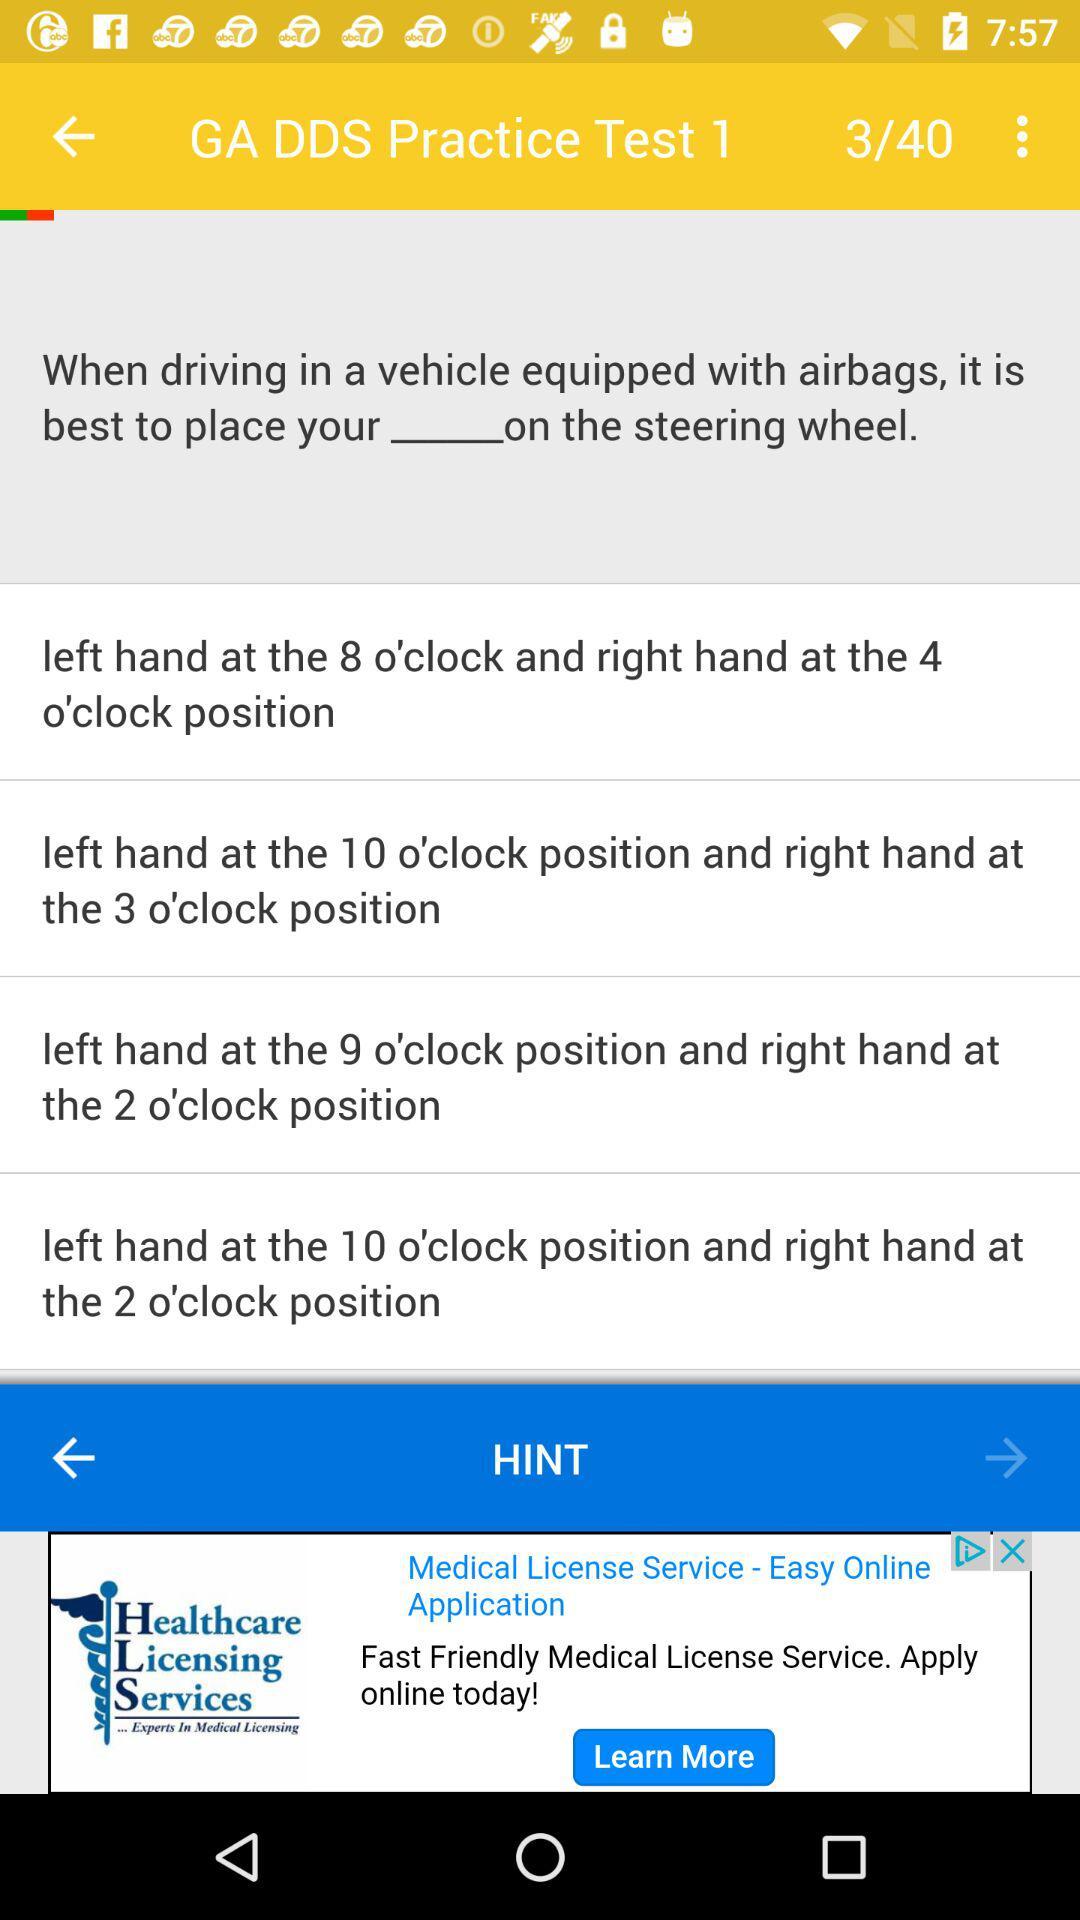 The height and width of the screenshot is (1920, 1080). What do you see at coordinates (1006, 1458) in the screenshot?
I see `go back` at bounding box center [1006, 1458].